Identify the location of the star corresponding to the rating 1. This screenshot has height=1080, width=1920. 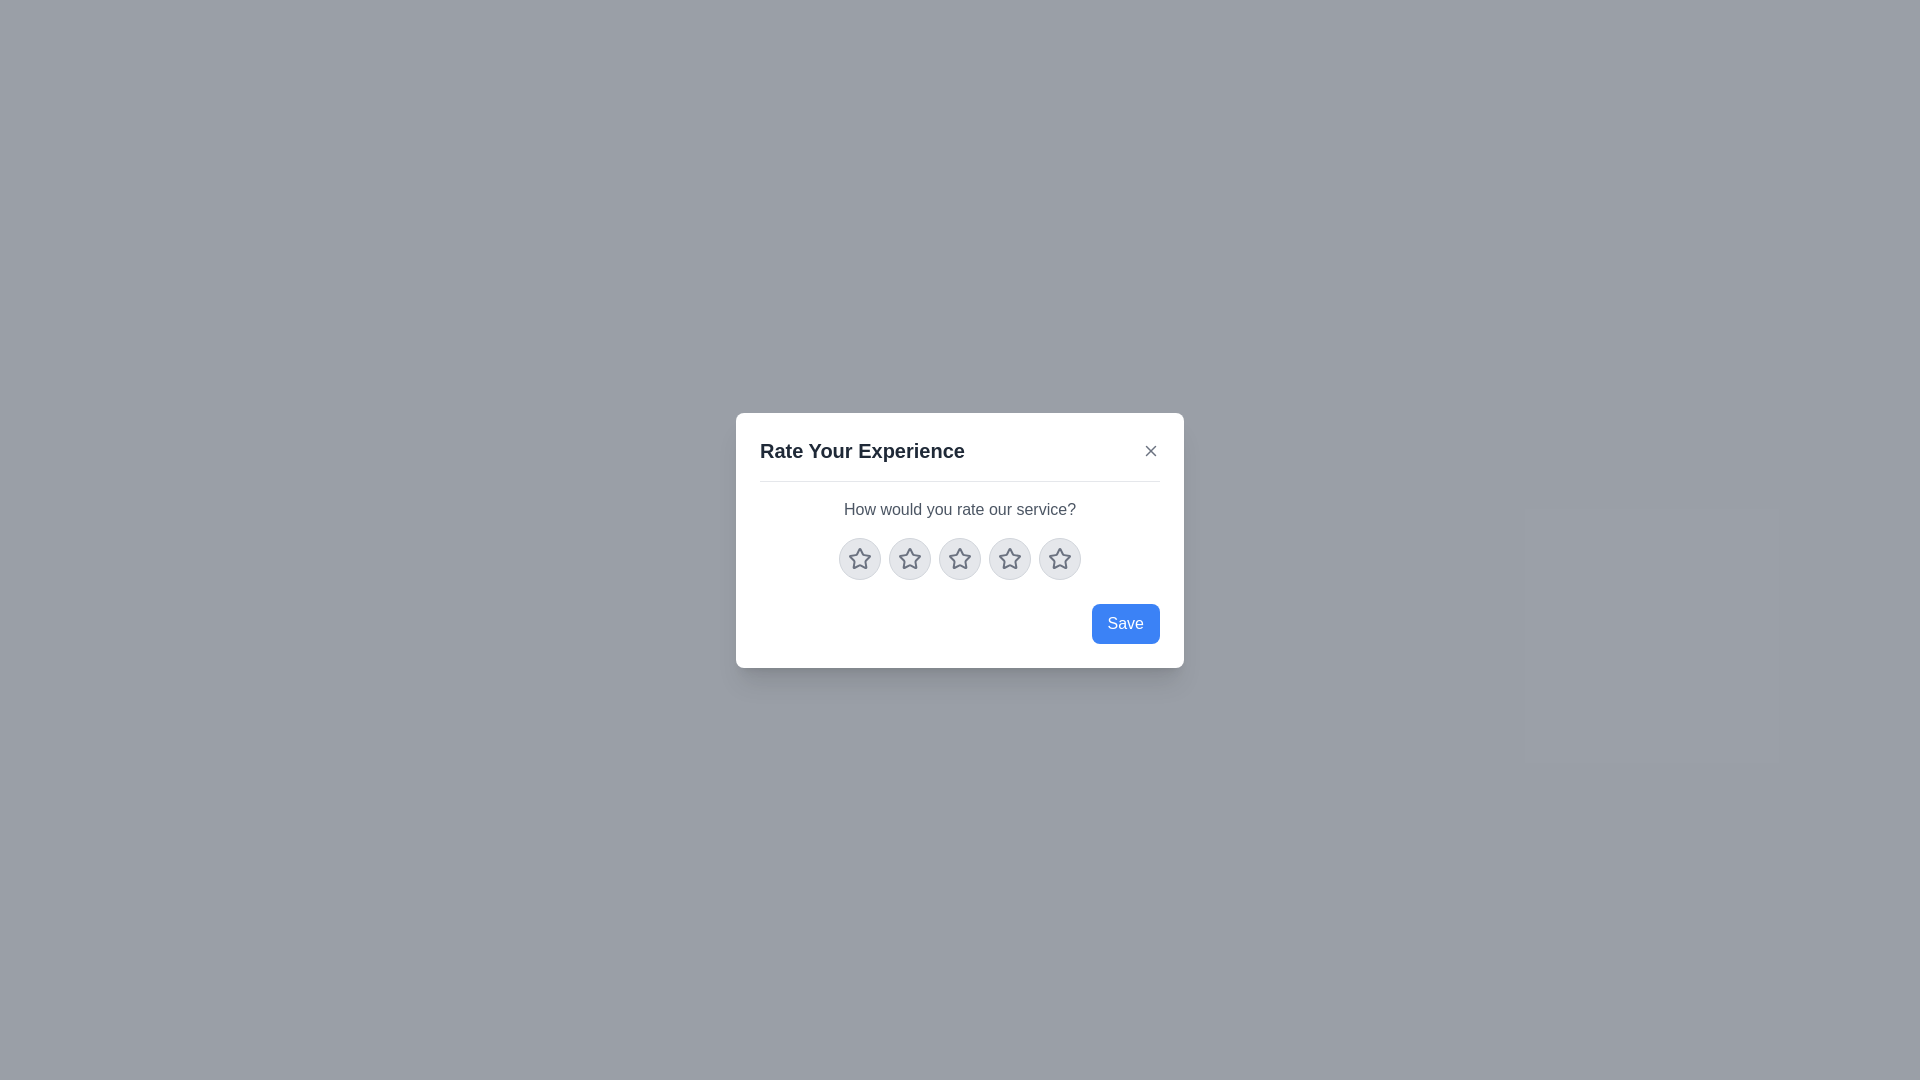
(859, 558).